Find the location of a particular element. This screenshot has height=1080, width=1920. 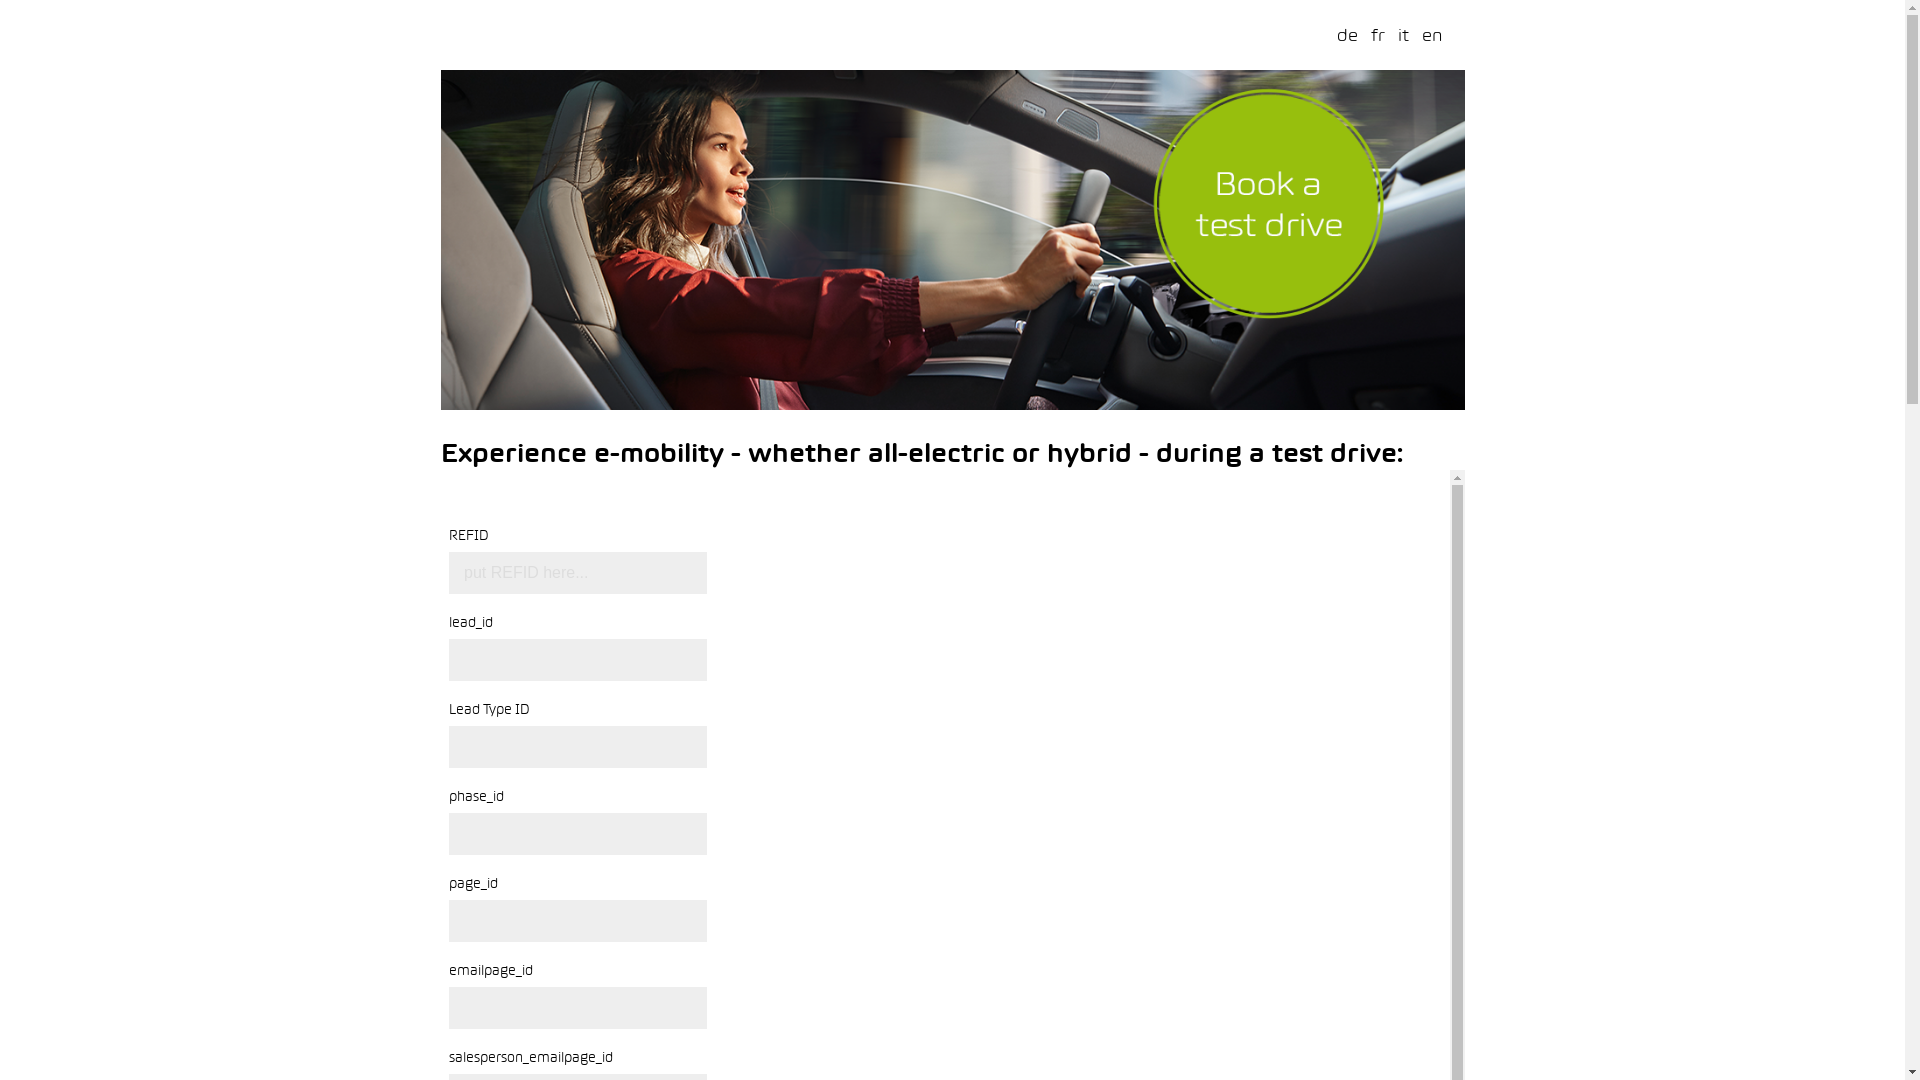

'de' is located at coordinates (1346, 34).